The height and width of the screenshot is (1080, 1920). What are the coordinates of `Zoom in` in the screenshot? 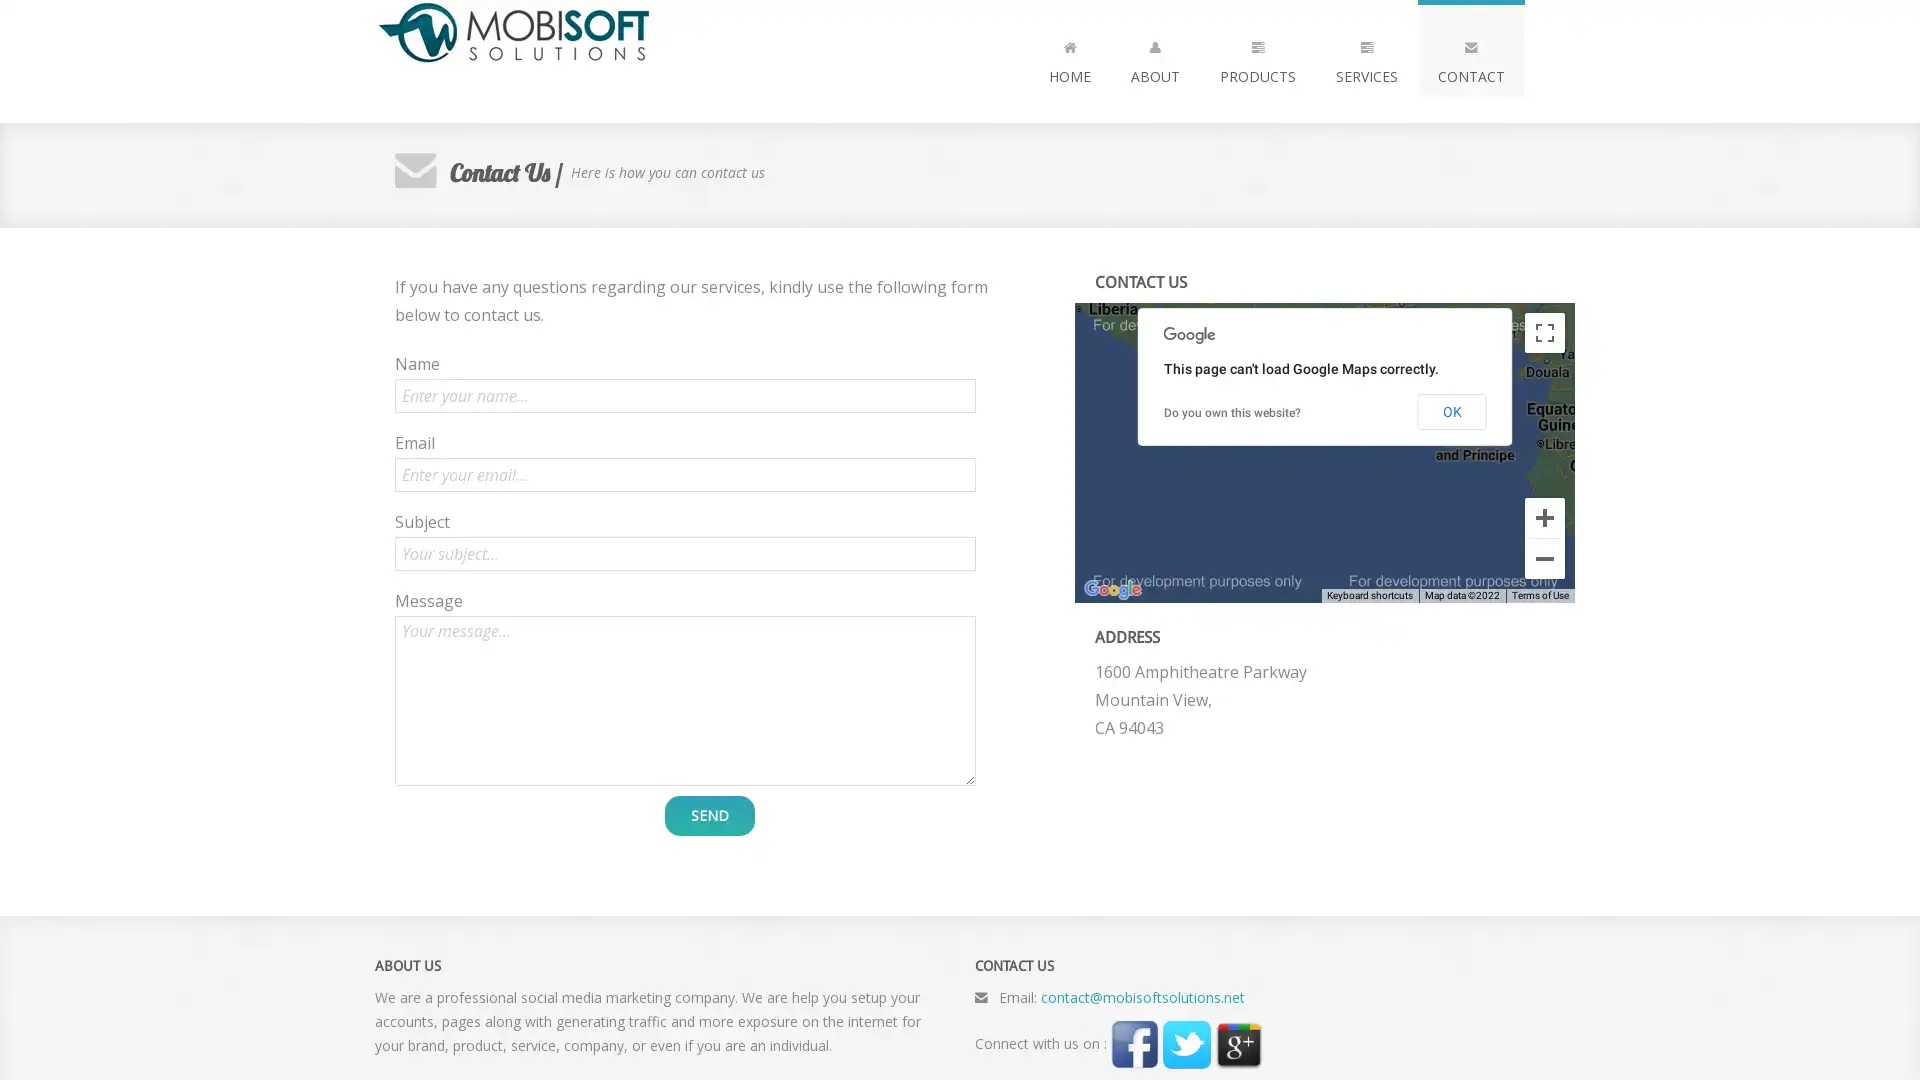 It's located at (1544, 516).